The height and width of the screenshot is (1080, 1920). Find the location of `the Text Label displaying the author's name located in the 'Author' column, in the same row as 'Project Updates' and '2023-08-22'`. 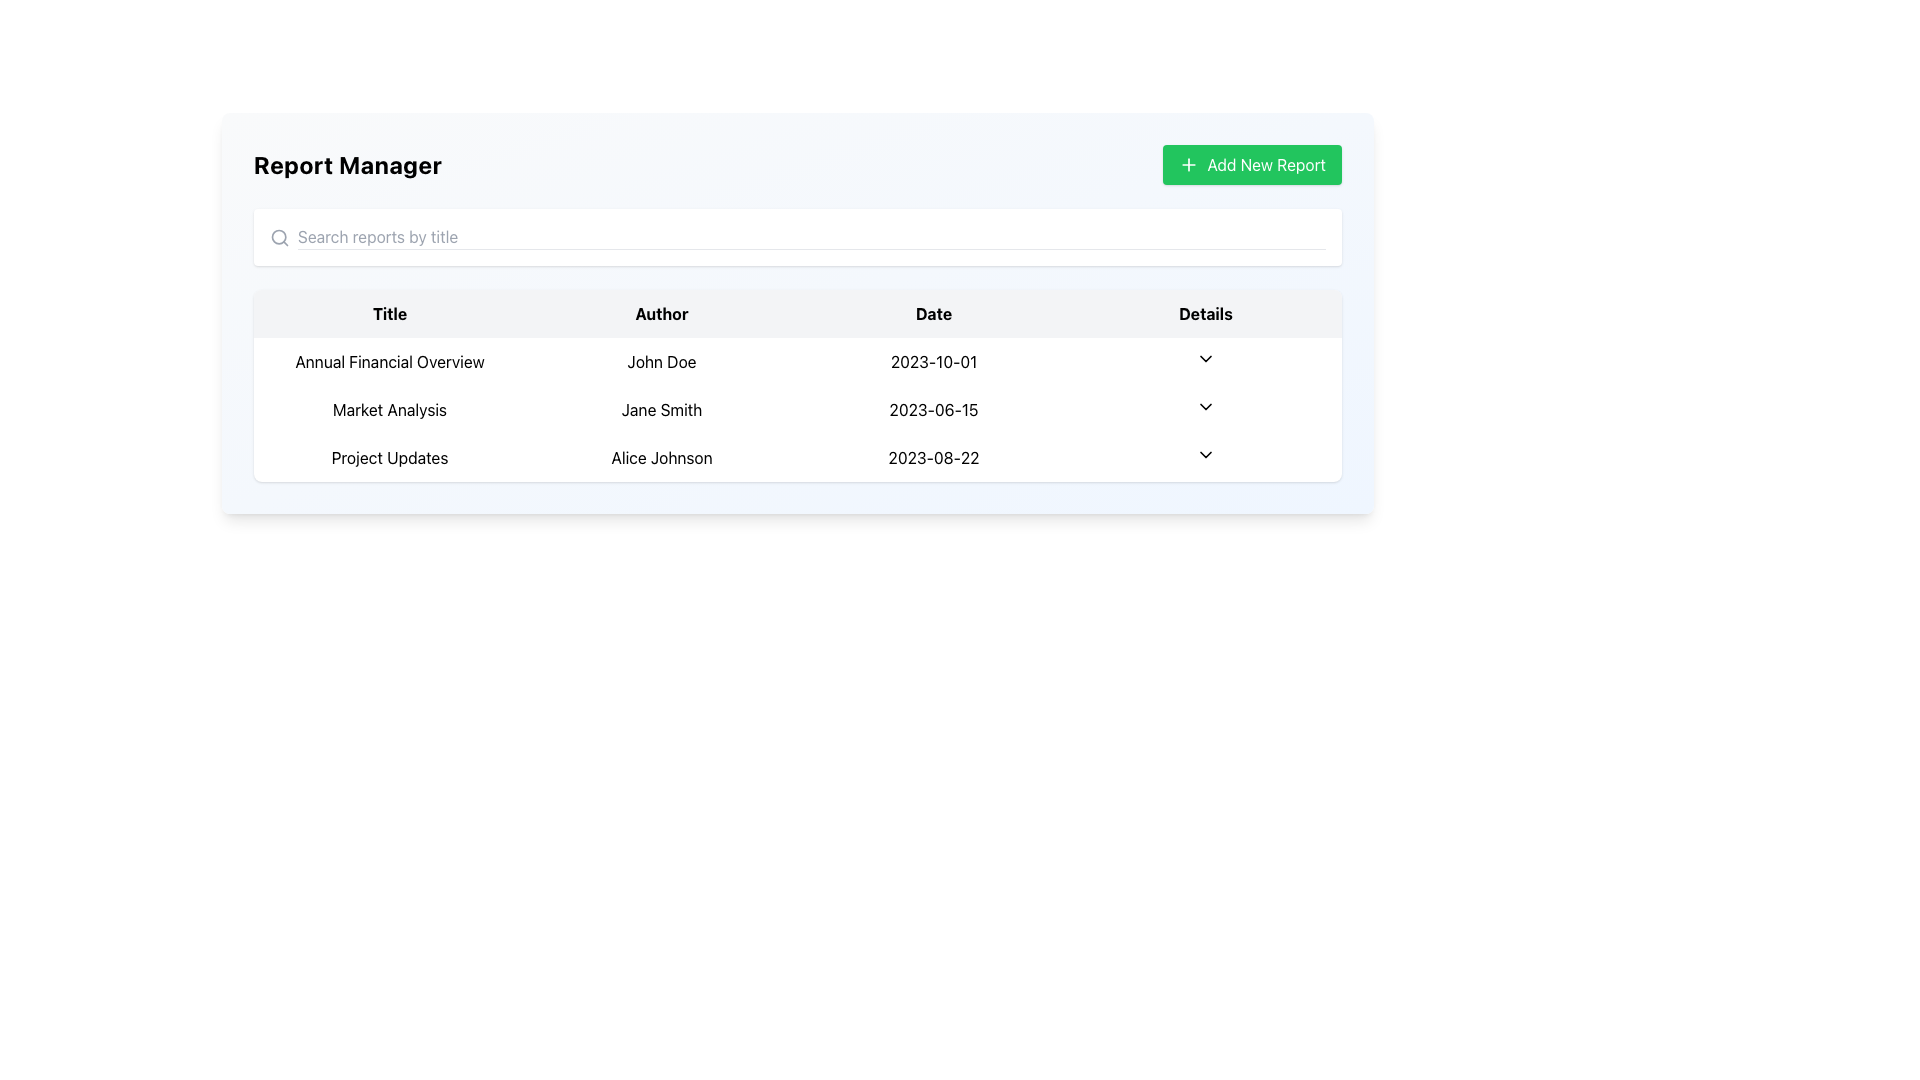

the Text Label displaying the author's name located in the 'Author' column, in the same row as 'Project Updates' and '2023-08-22' is located at coordinates (662, 458).